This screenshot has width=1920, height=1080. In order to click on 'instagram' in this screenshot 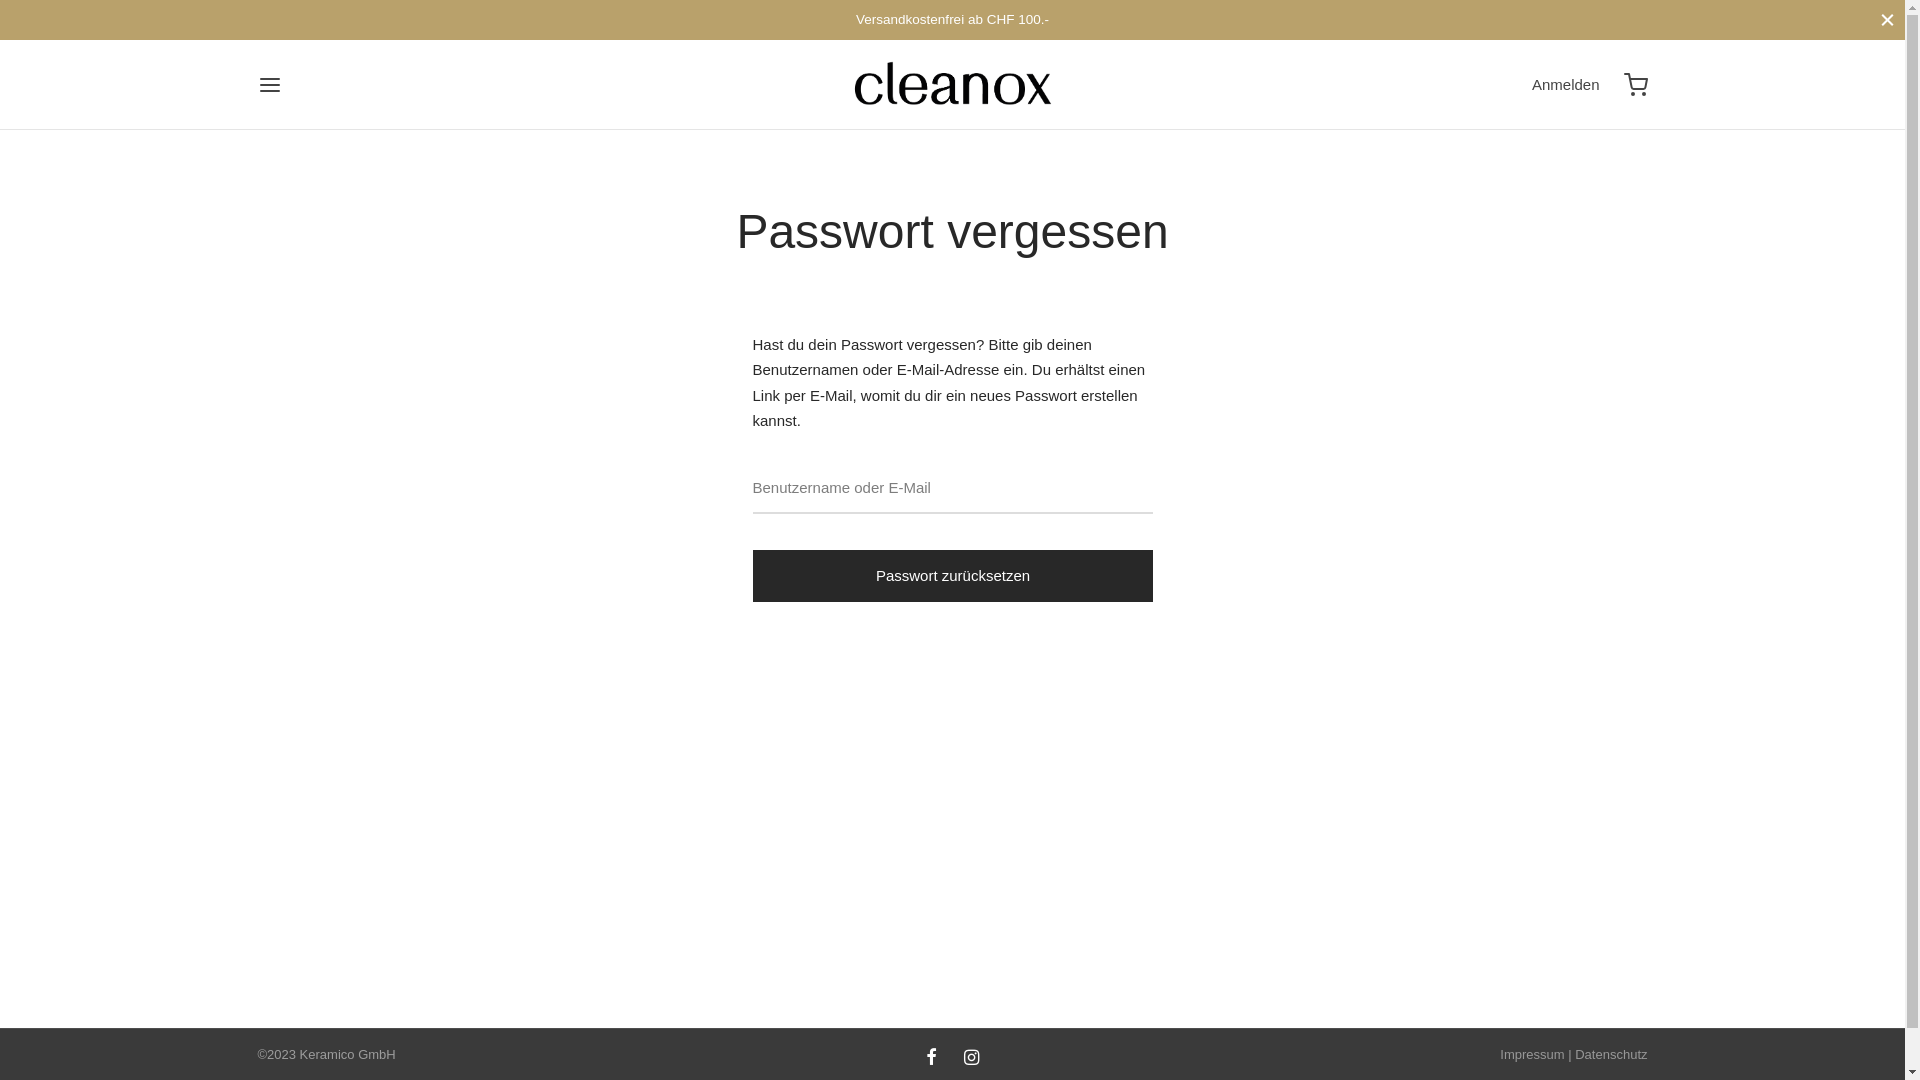, I will do `click(971, 1058)`.